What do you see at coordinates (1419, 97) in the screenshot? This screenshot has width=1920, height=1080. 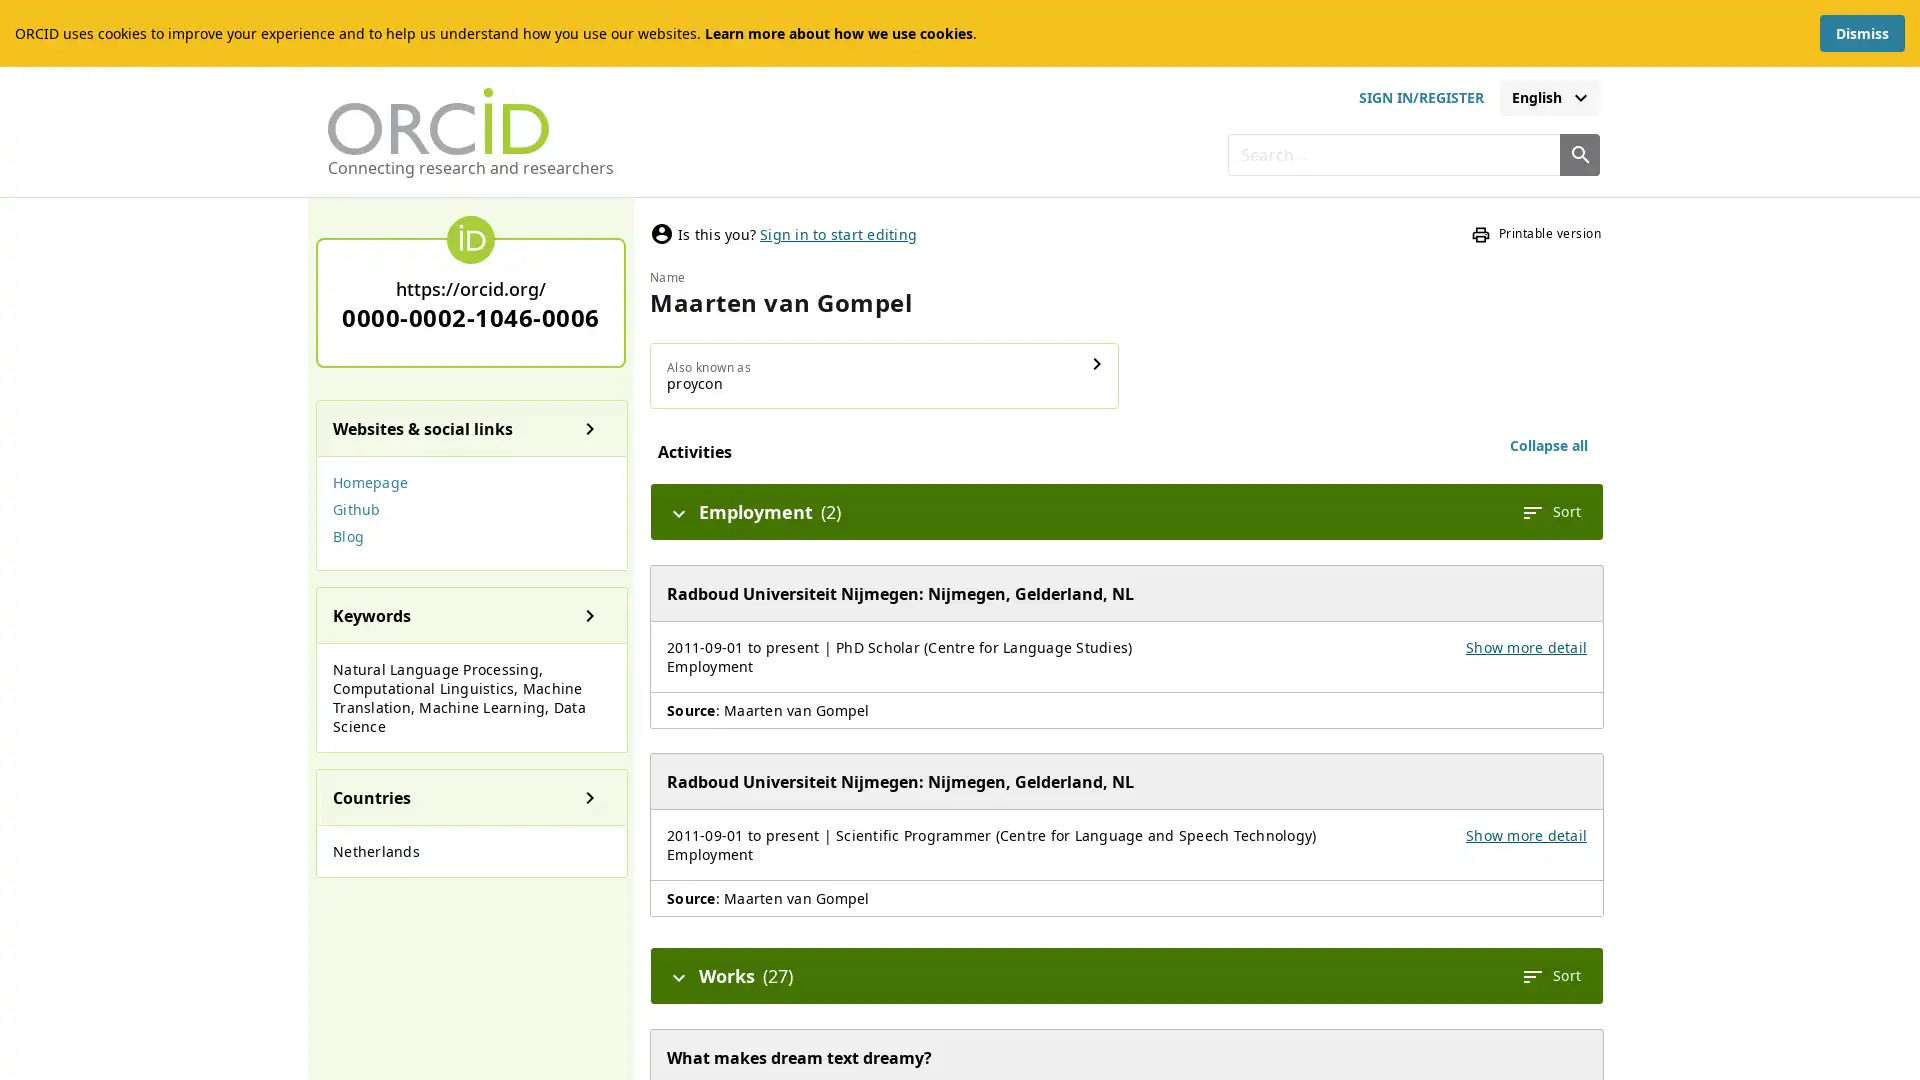 I see `sign in or register` at bounding box center [1419, 97].